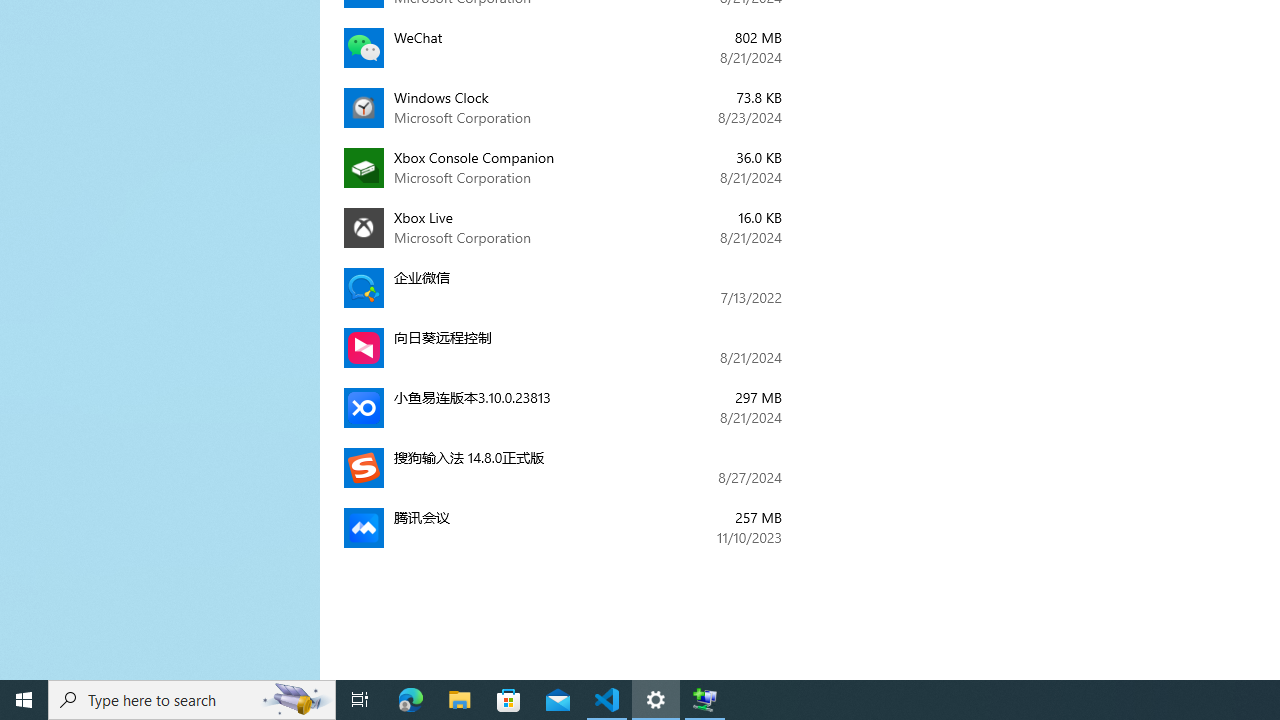 The image size is (1280, 720). What do you see at coordinates (459, 698) in the screenshot?
I see `'File Explorer'` at bounding box center [459, 698].